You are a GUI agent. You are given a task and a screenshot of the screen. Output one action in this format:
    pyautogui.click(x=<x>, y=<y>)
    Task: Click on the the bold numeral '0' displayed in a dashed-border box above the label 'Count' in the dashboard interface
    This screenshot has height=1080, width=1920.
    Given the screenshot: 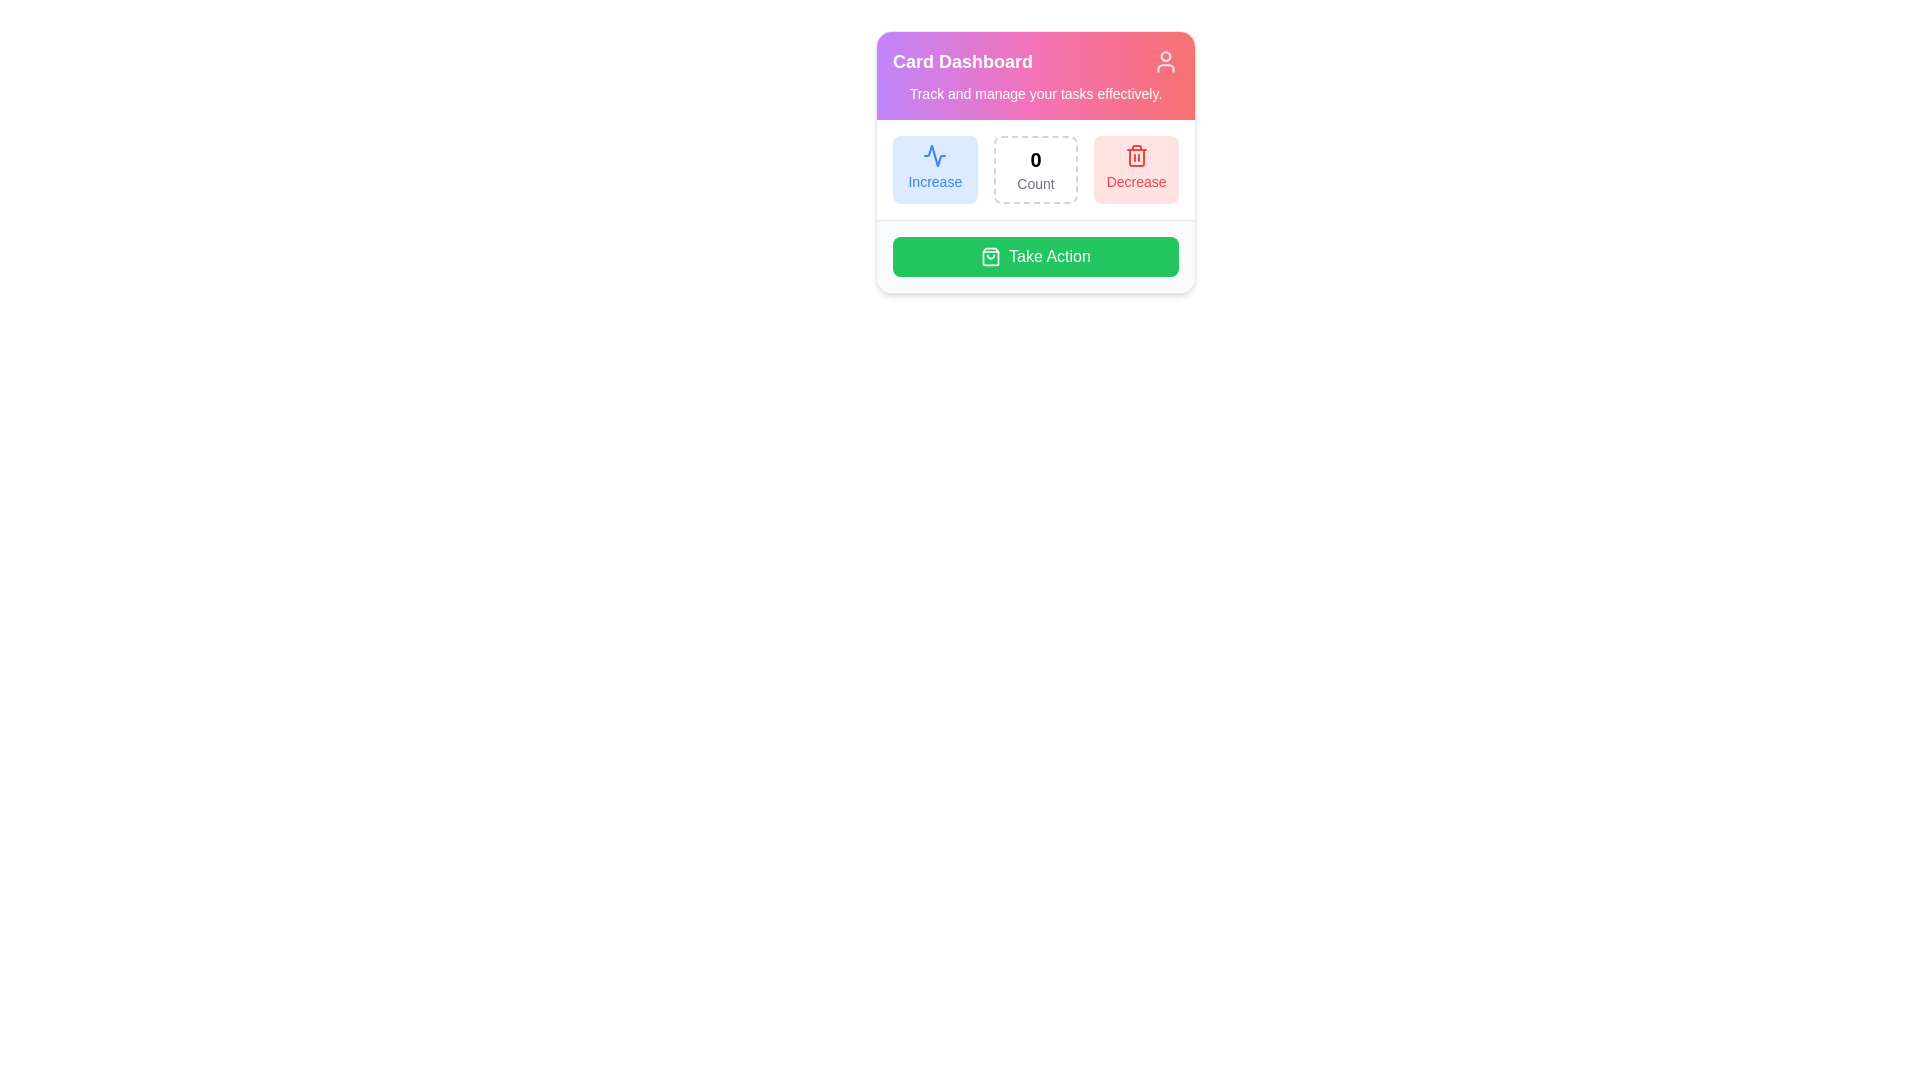 What is the action you would take?
    pyautogui.click(x=1036, y=158)
    